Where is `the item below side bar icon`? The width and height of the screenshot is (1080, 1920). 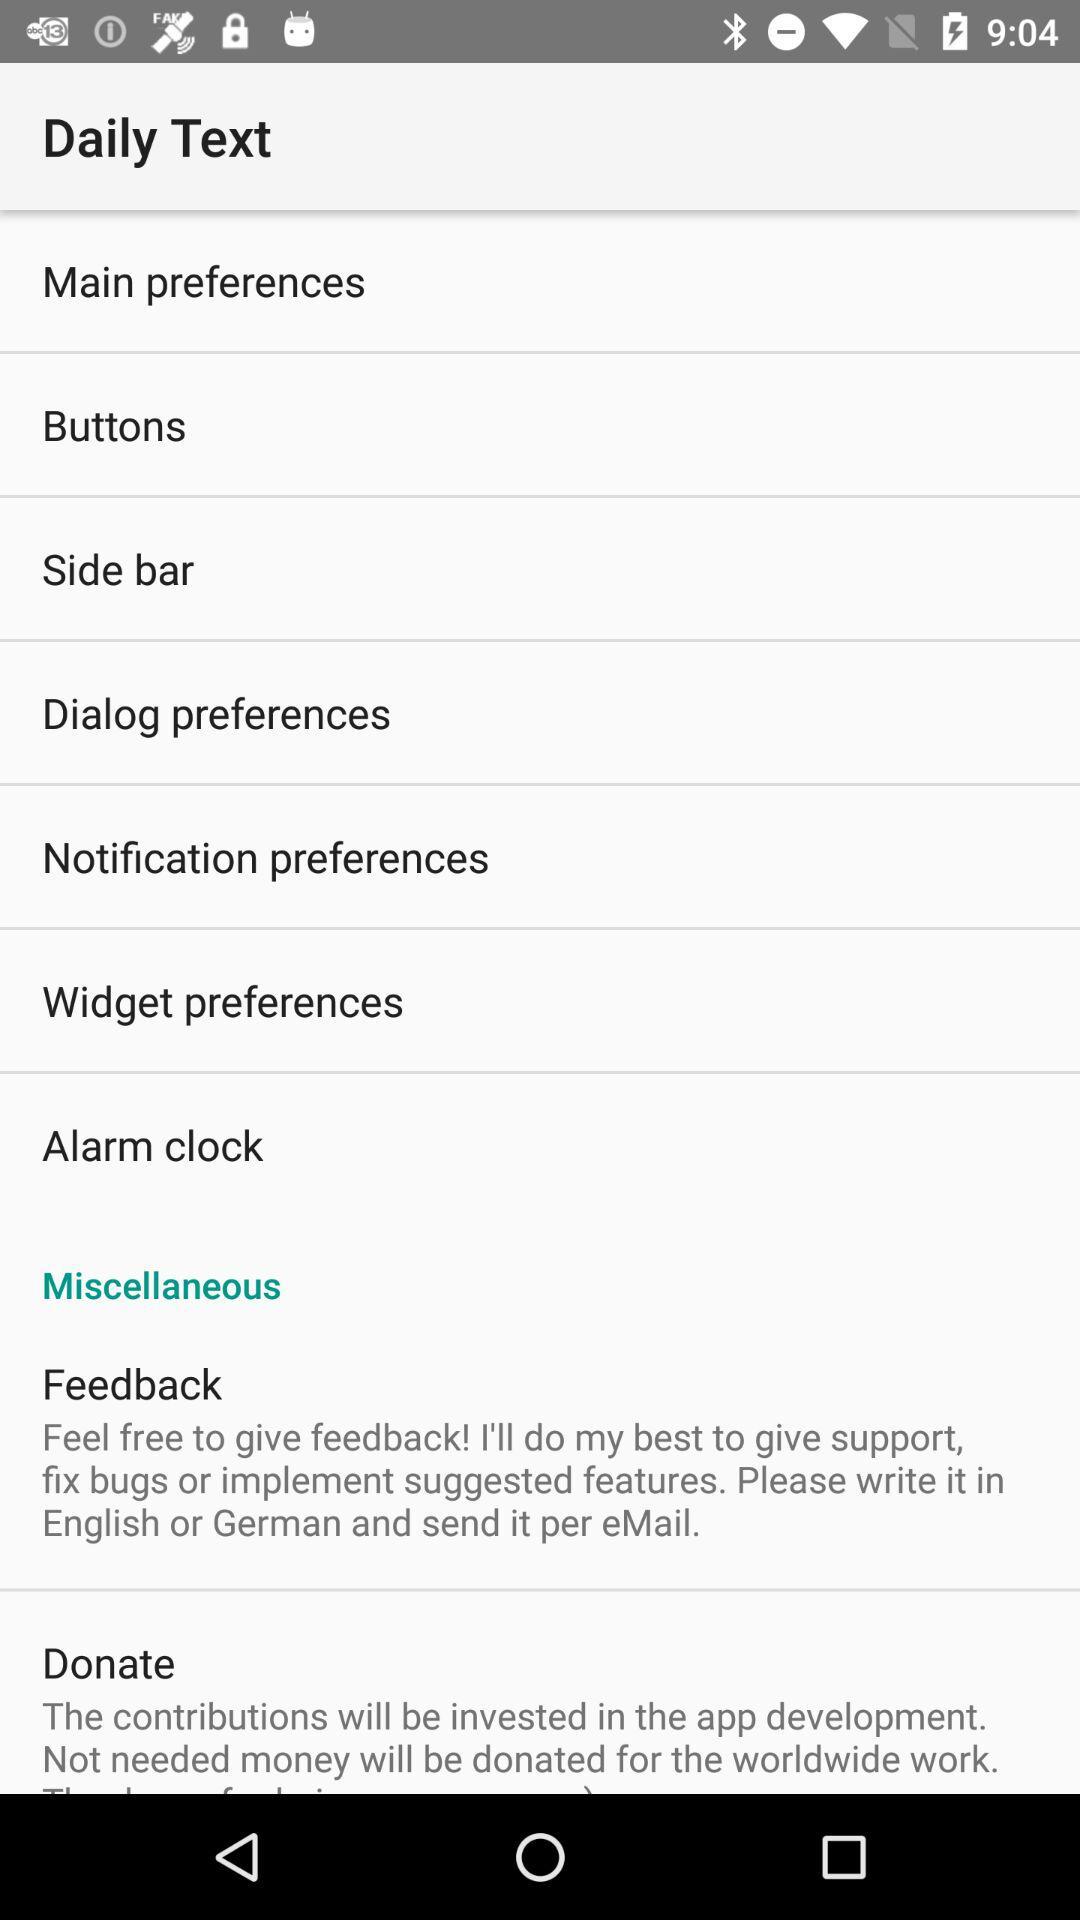 the item below side bar icon is located at coordinates (216, 712).